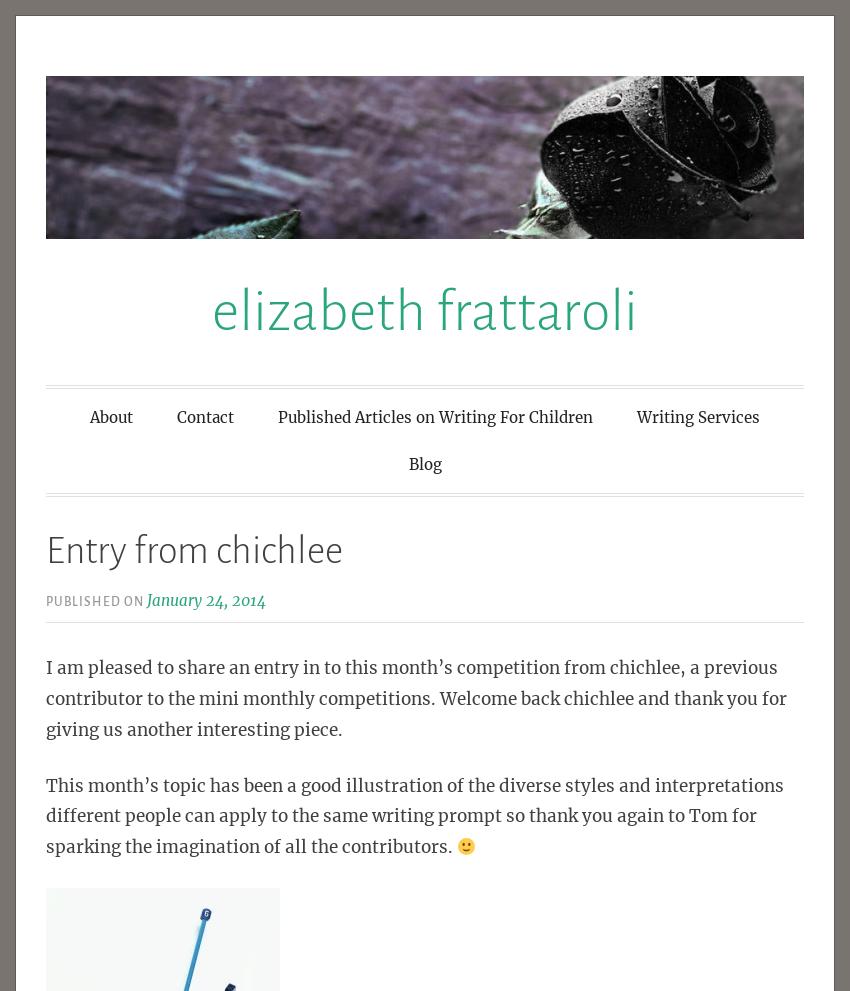  I want to click on 'About', so click(110, 416).